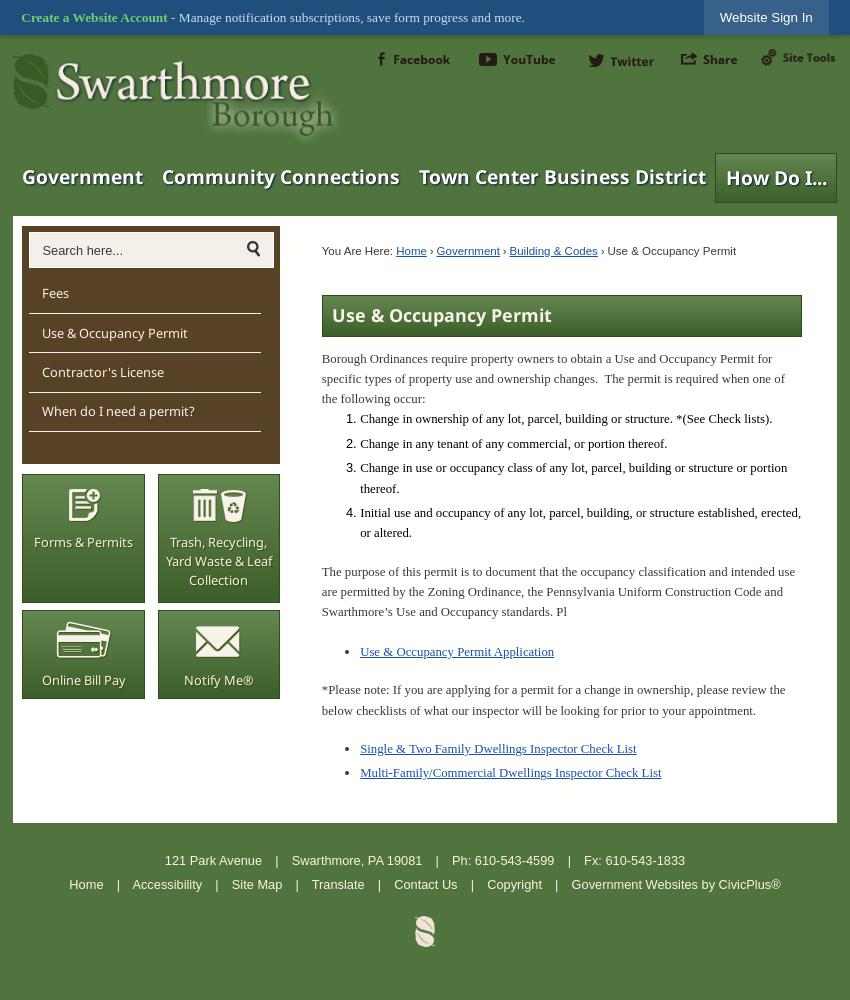  I want to click on 'Ph: 610-543-4599', so click(503, 858).